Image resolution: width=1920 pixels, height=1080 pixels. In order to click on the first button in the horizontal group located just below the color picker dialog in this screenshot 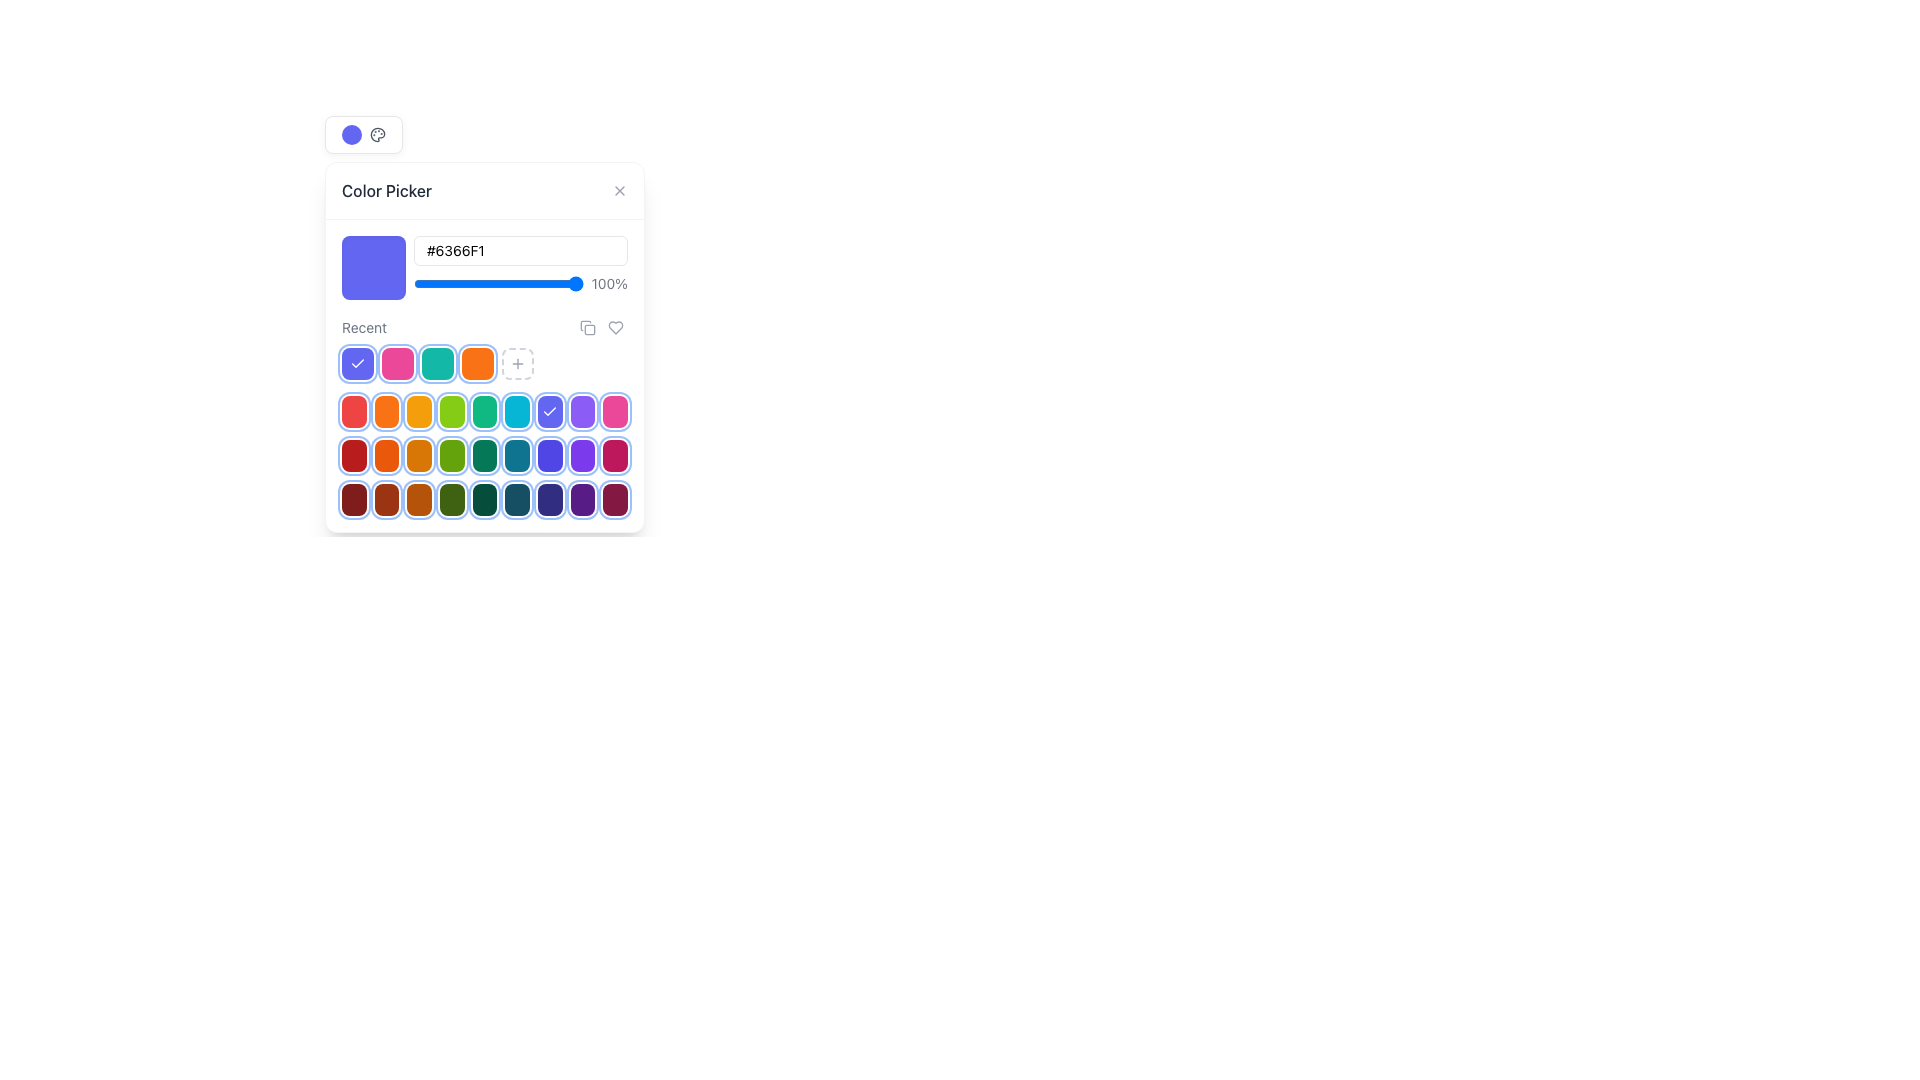, I will do `click(358, 363)`.